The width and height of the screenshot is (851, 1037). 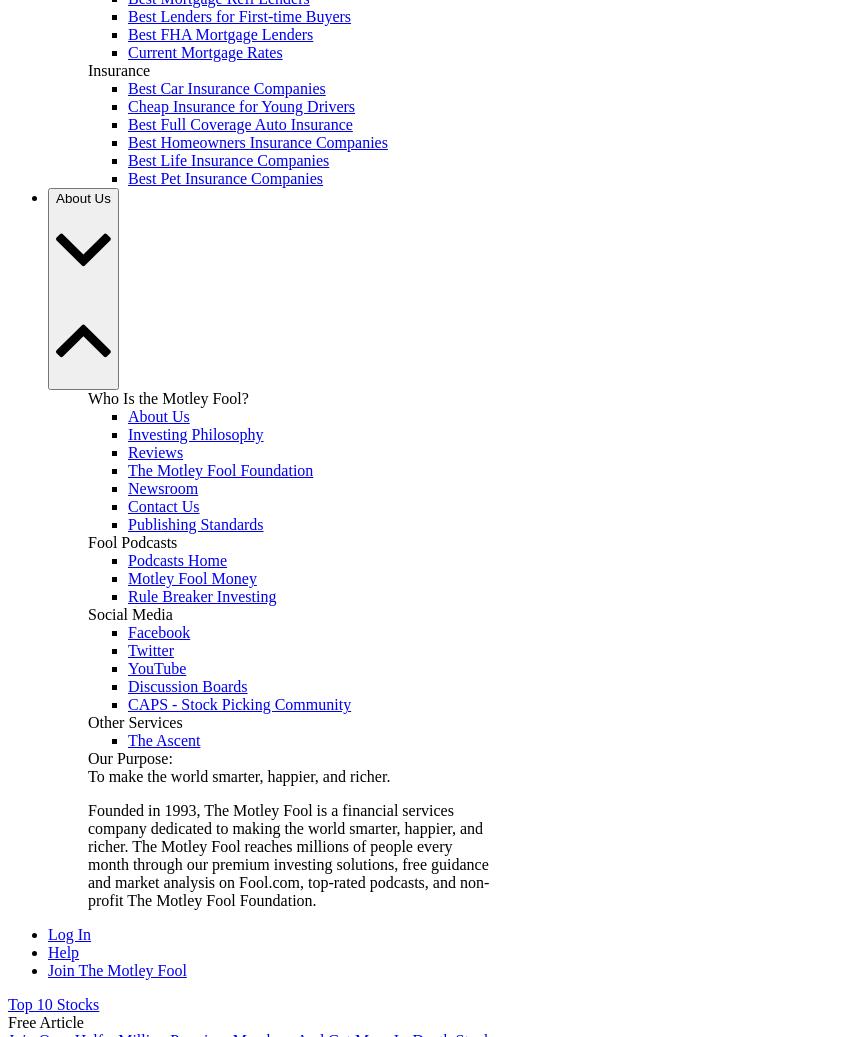 I want to click on 'Free Article', so click(x=45, y=1022).